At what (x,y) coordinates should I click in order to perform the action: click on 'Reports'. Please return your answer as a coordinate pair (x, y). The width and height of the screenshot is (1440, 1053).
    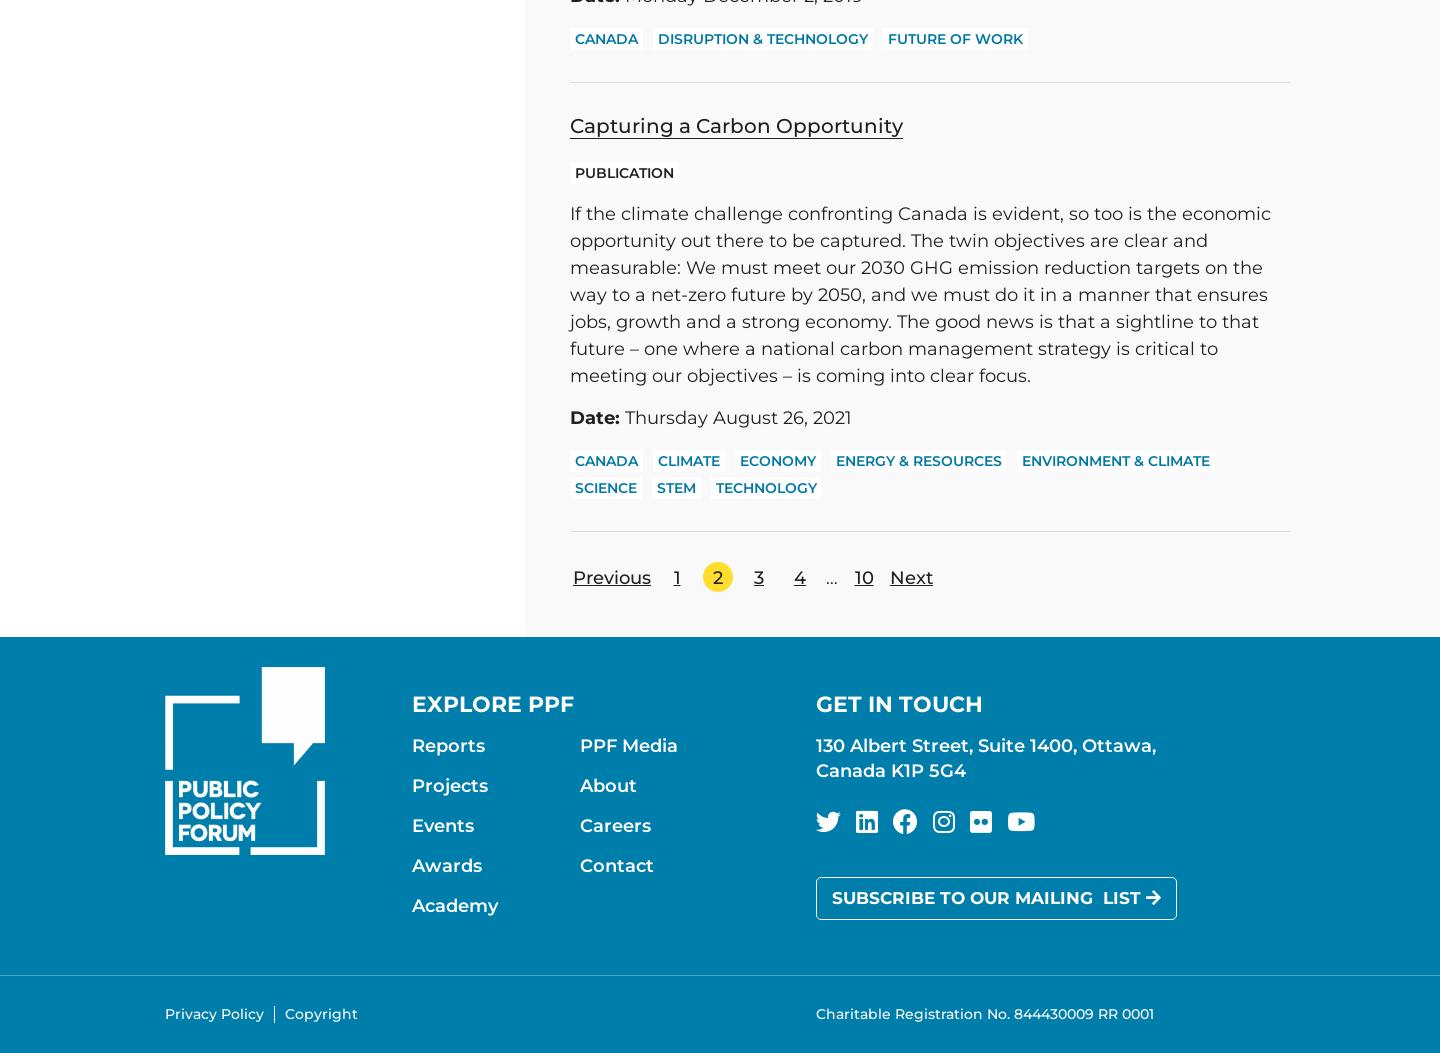
    Looking at the image, I should click on (448, 745).